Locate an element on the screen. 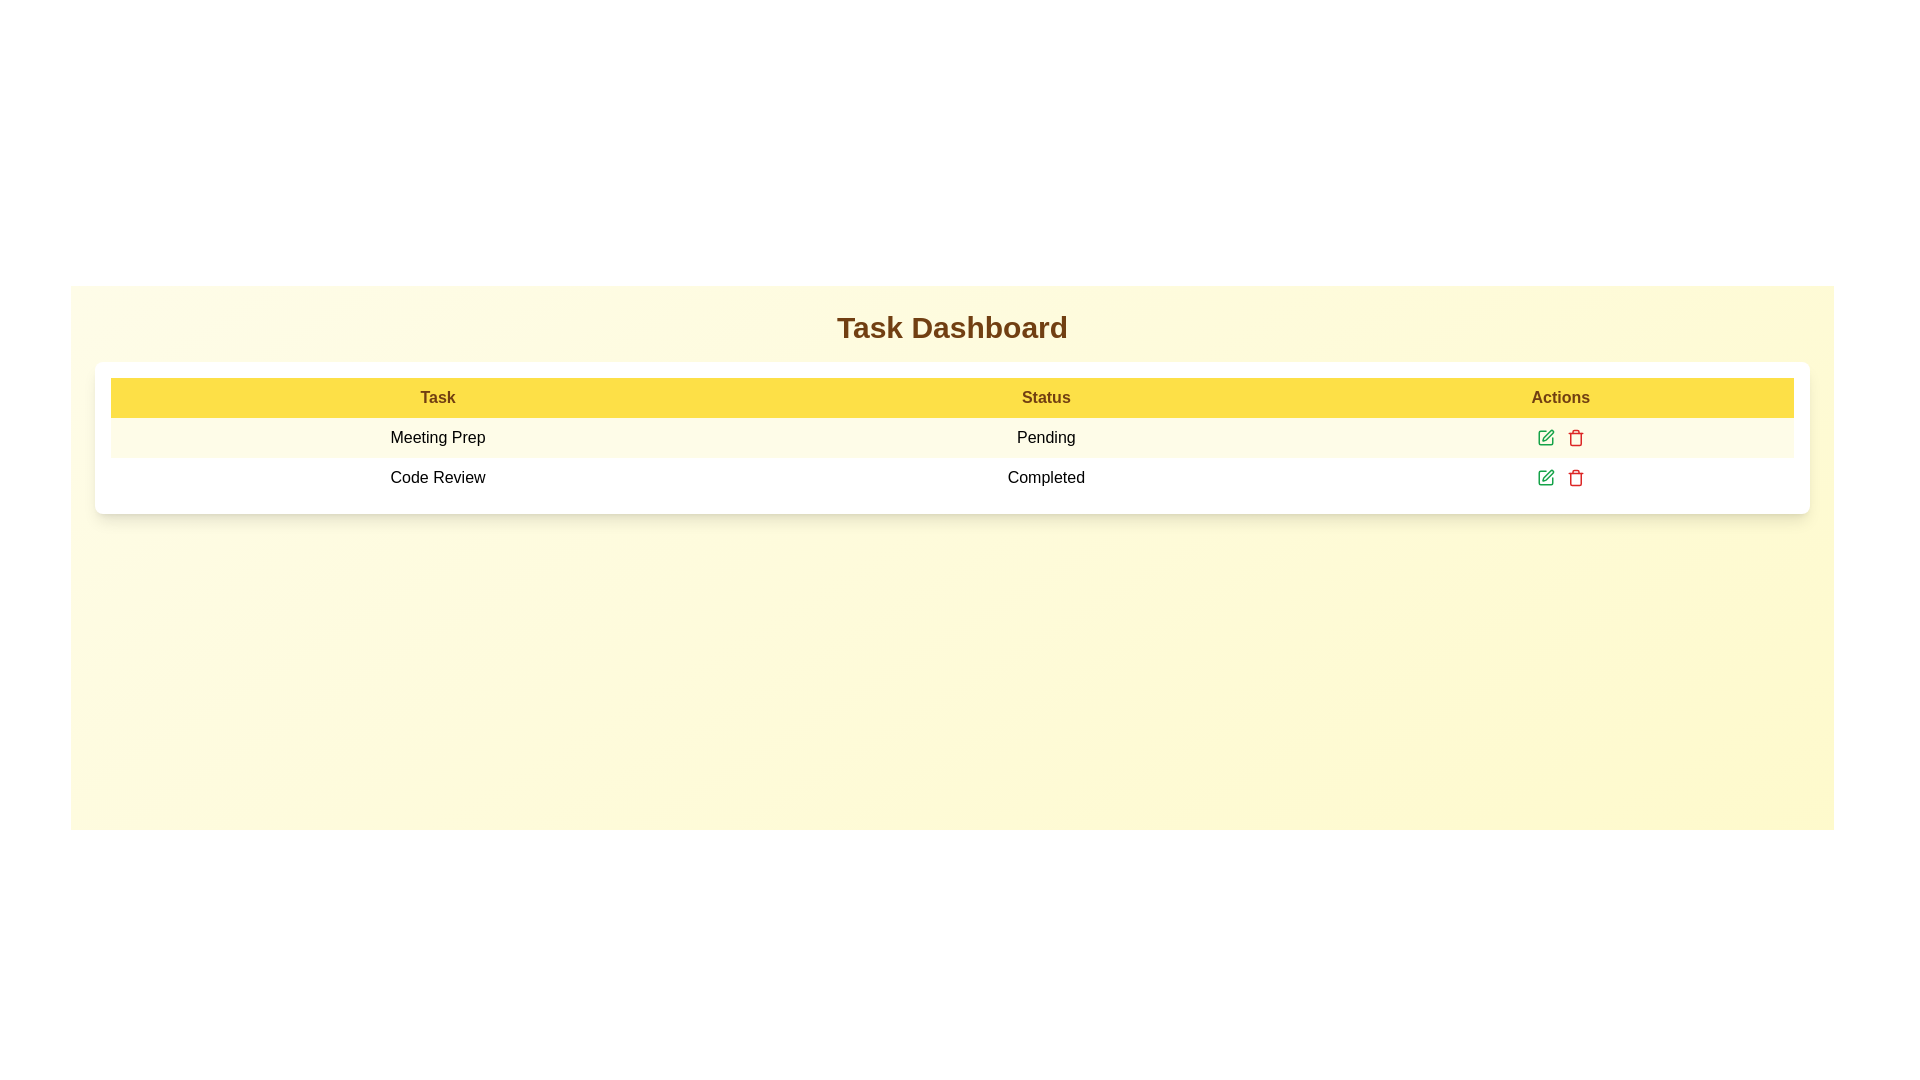 This screenshot has height=1080, width=1920. text heading at the top section of the task dashboard, which indicates the purpose of the content below is located at coordinates (951, 326).